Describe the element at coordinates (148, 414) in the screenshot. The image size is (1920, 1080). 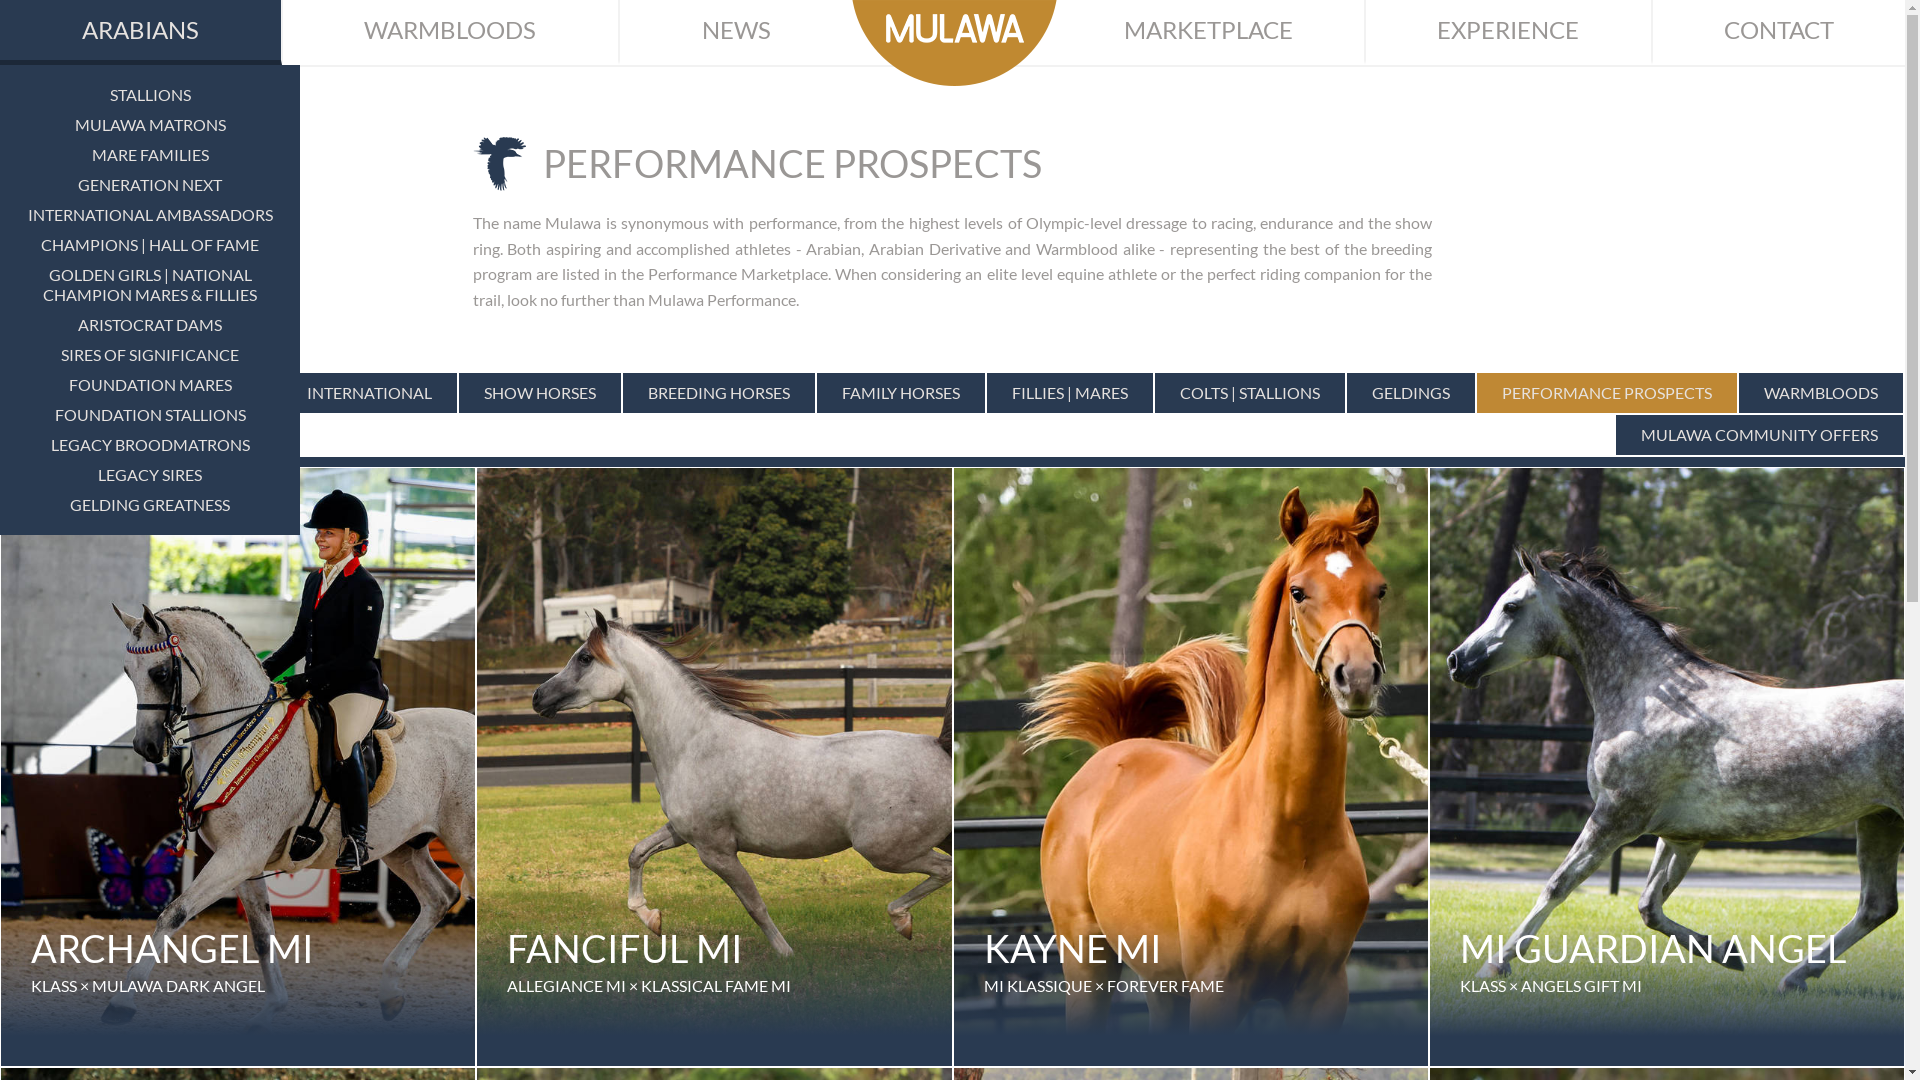
I see `'FOUNDATION STALLIONS'` at that location.